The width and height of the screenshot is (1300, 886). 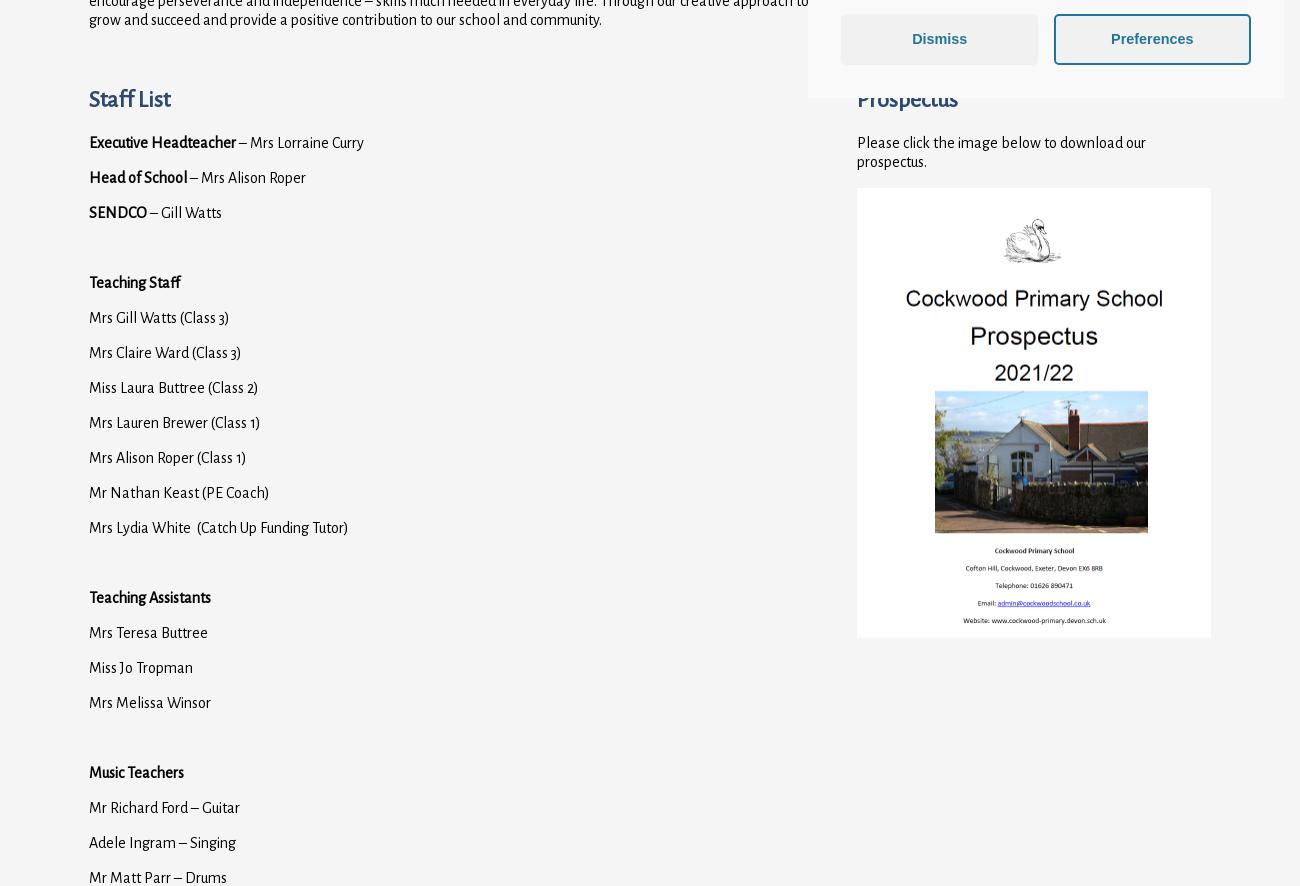 I want to click on 'Head of School', so click(x=138, y=176).